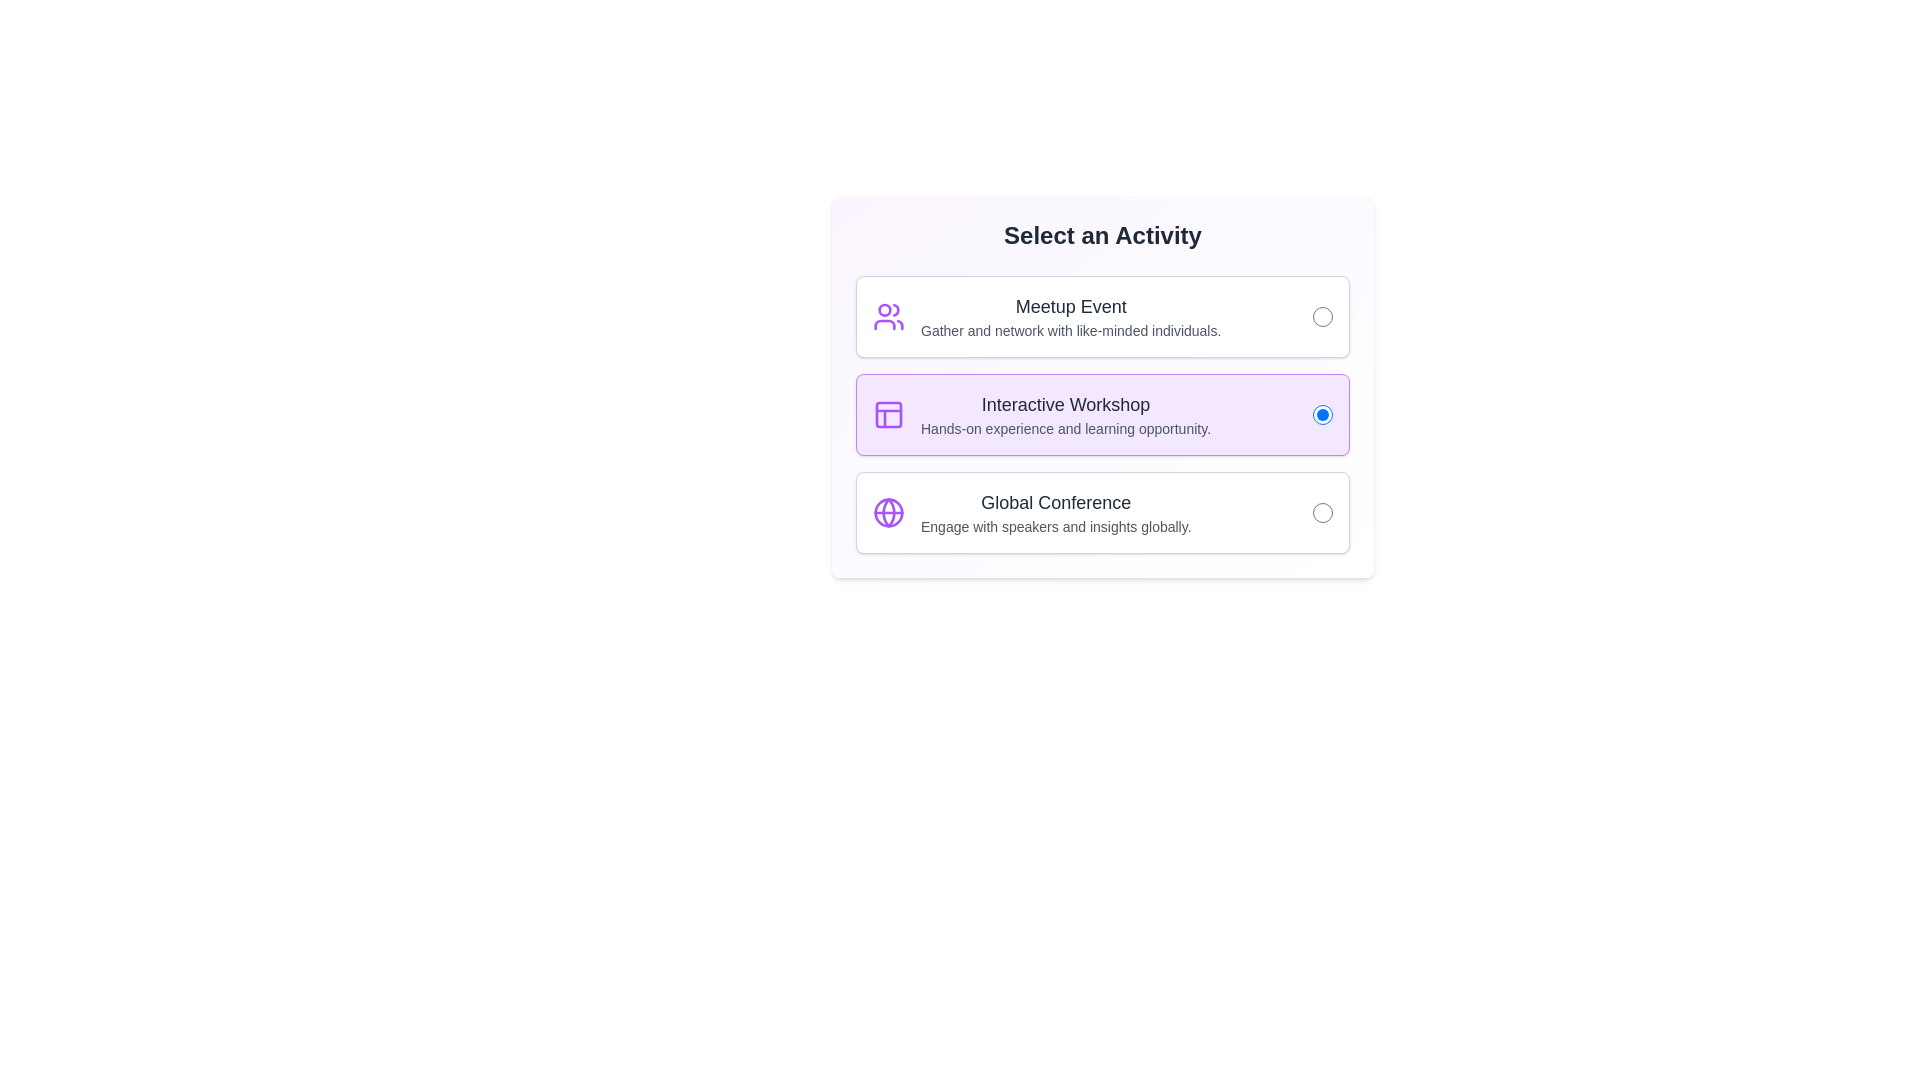  Describe the element at coordinates (1070, 307) in the screenshot. I see `the title text label for the Meetup Event option, which is centrally aligned above the description text within a white box` at that location.